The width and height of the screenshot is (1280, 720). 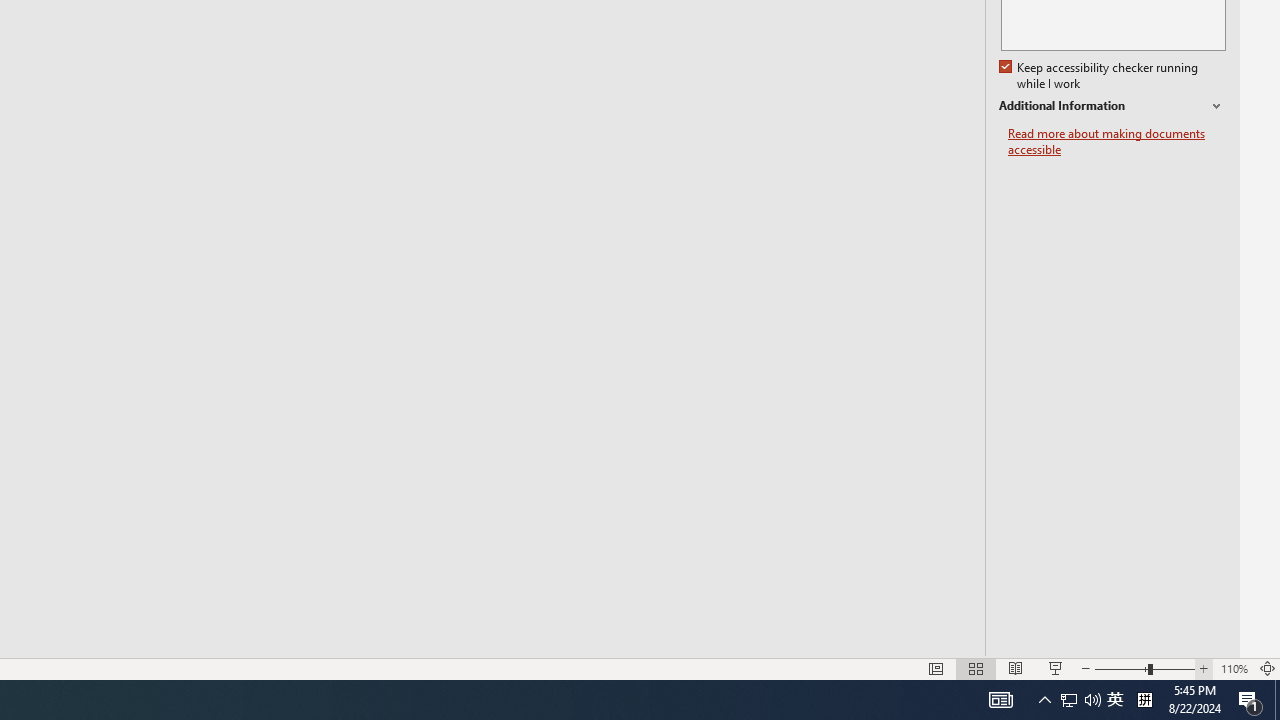 What do you see at coordinates (1121, 669) in the screenshot?
I see `'Zoom Out'` at bounding box center [1121, 669].